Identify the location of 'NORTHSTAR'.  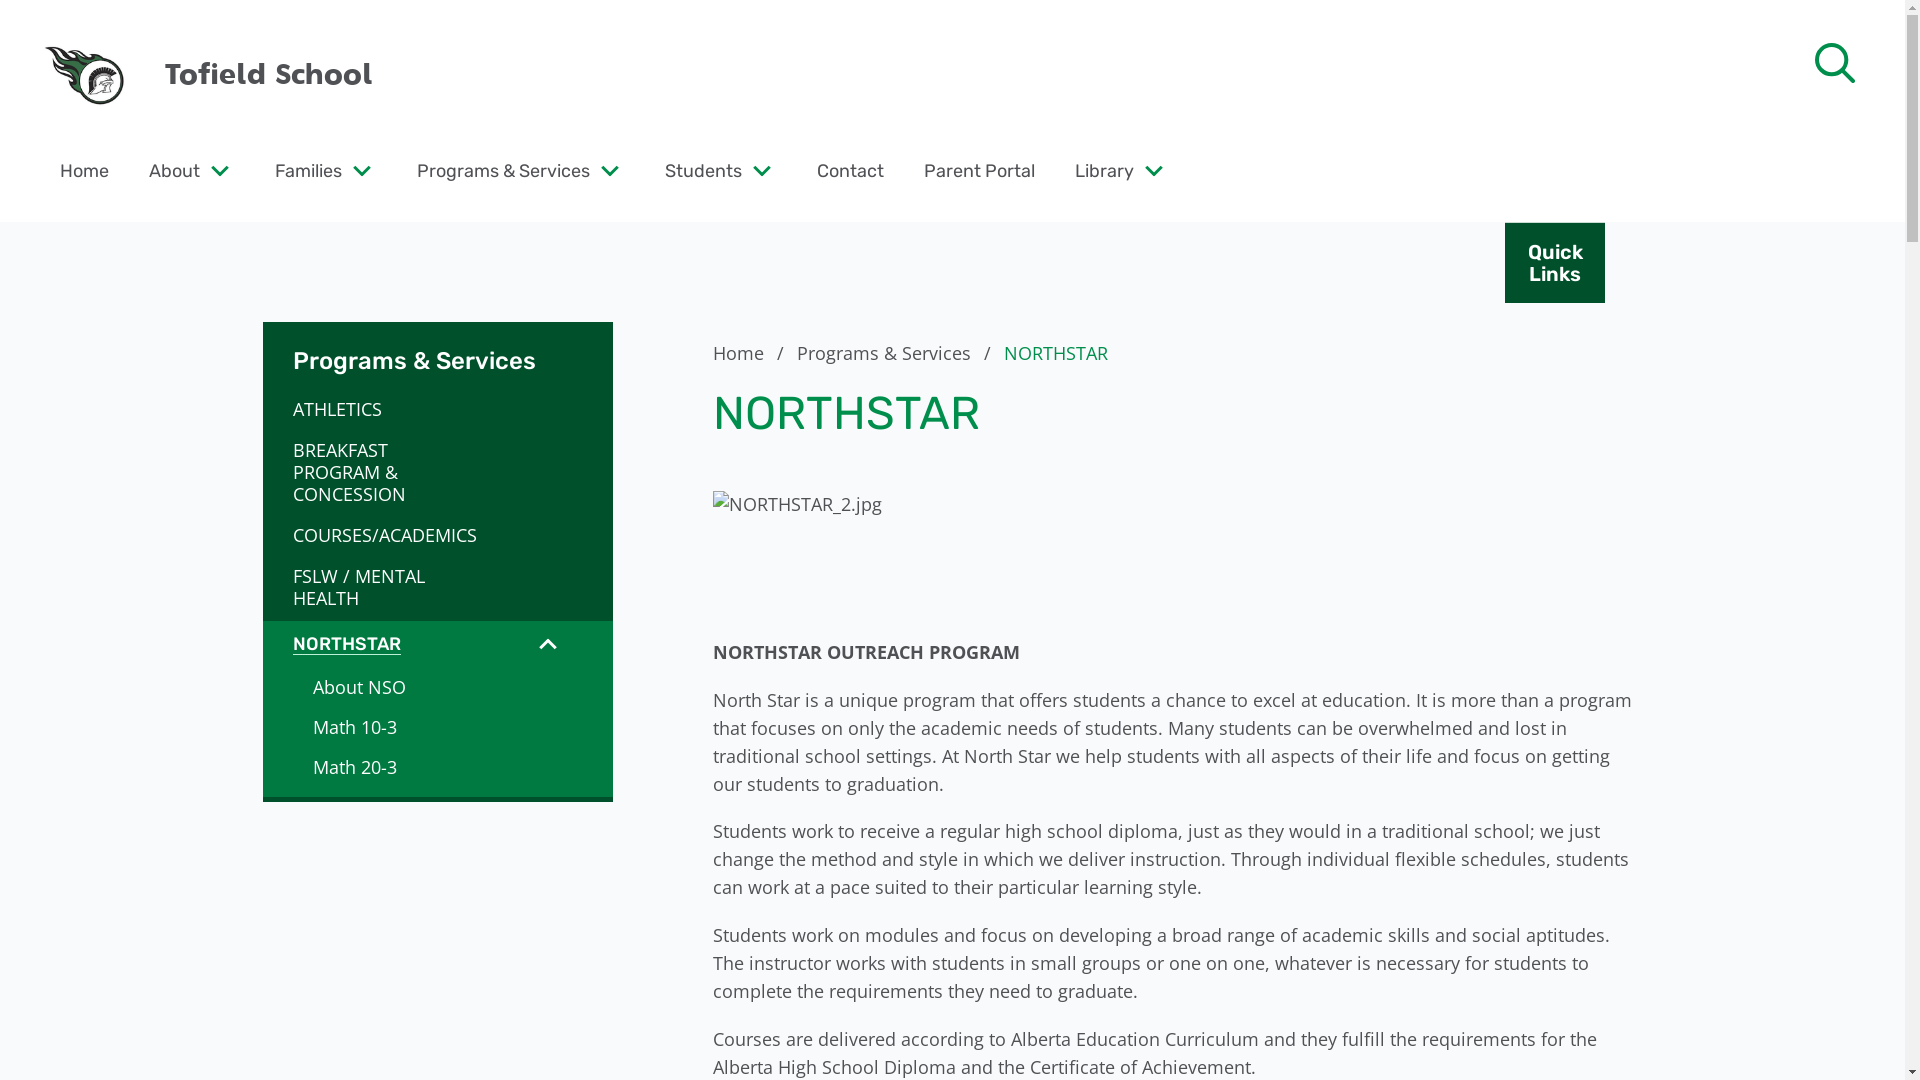
(261, 644).